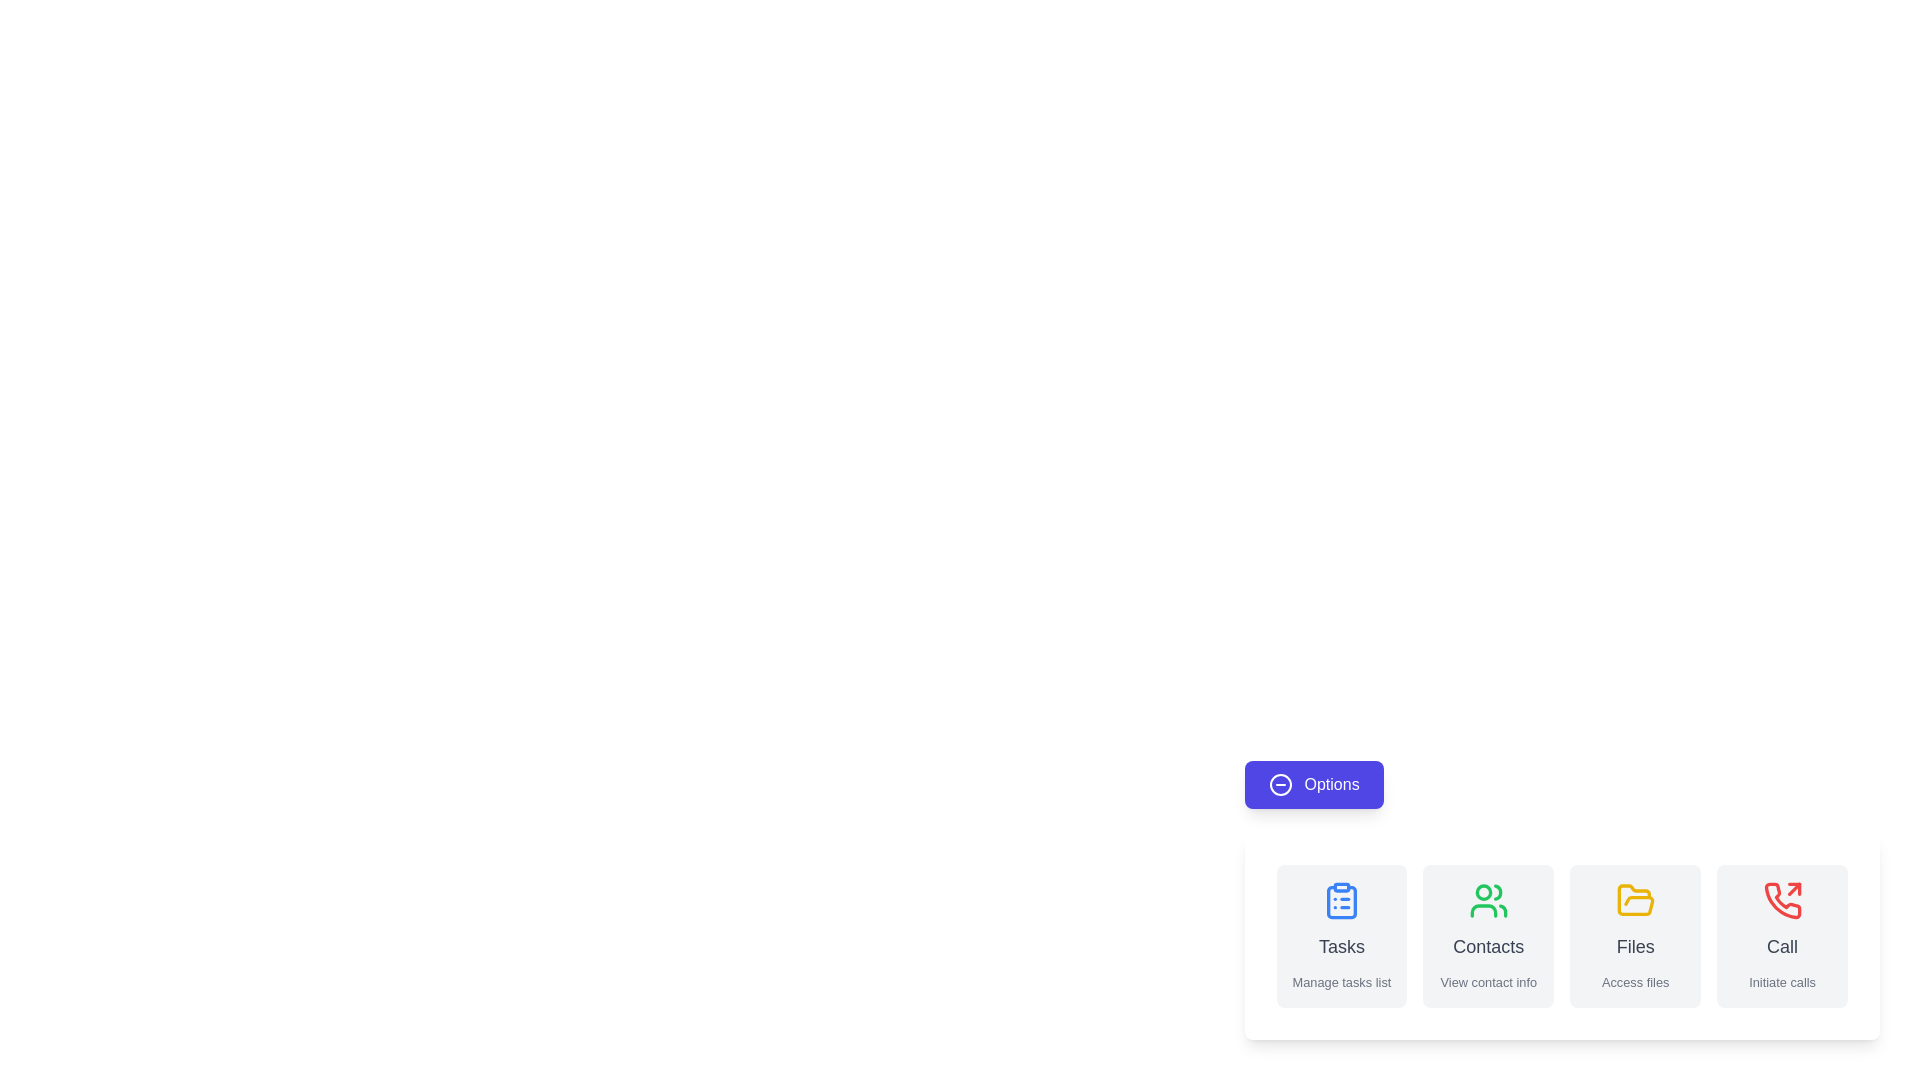 Image resolution: width=1920 pixels, height=1080 pixels. I want to click on the 'Options' button to toggle the visibility of the menu, so click(1314, 784).